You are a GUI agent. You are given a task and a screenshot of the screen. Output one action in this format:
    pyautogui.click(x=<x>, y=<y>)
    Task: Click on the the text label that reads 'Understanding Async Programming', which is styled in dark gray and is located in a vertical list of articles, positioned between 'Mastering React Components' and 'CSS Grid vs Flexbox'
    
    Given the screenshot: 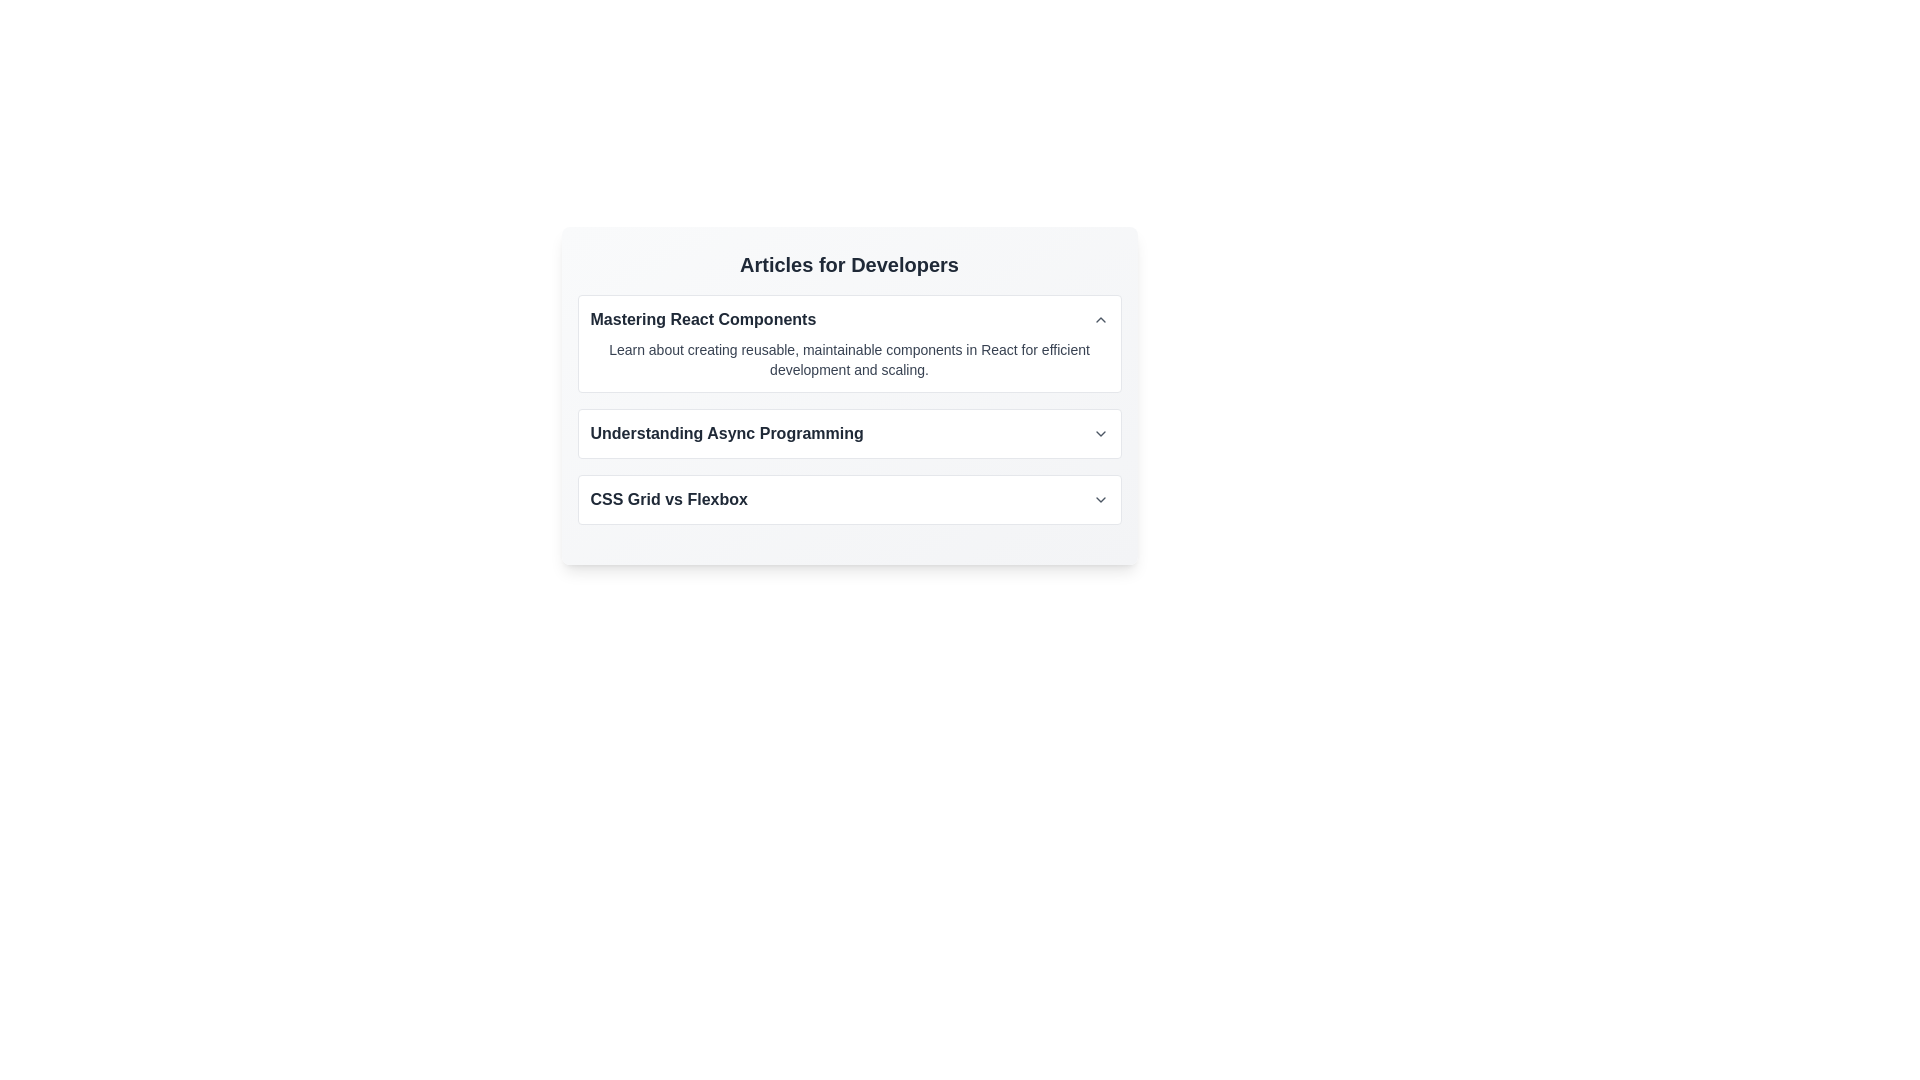 What is the action you would take?
    pyautogui.click(x=726, y=433)
    